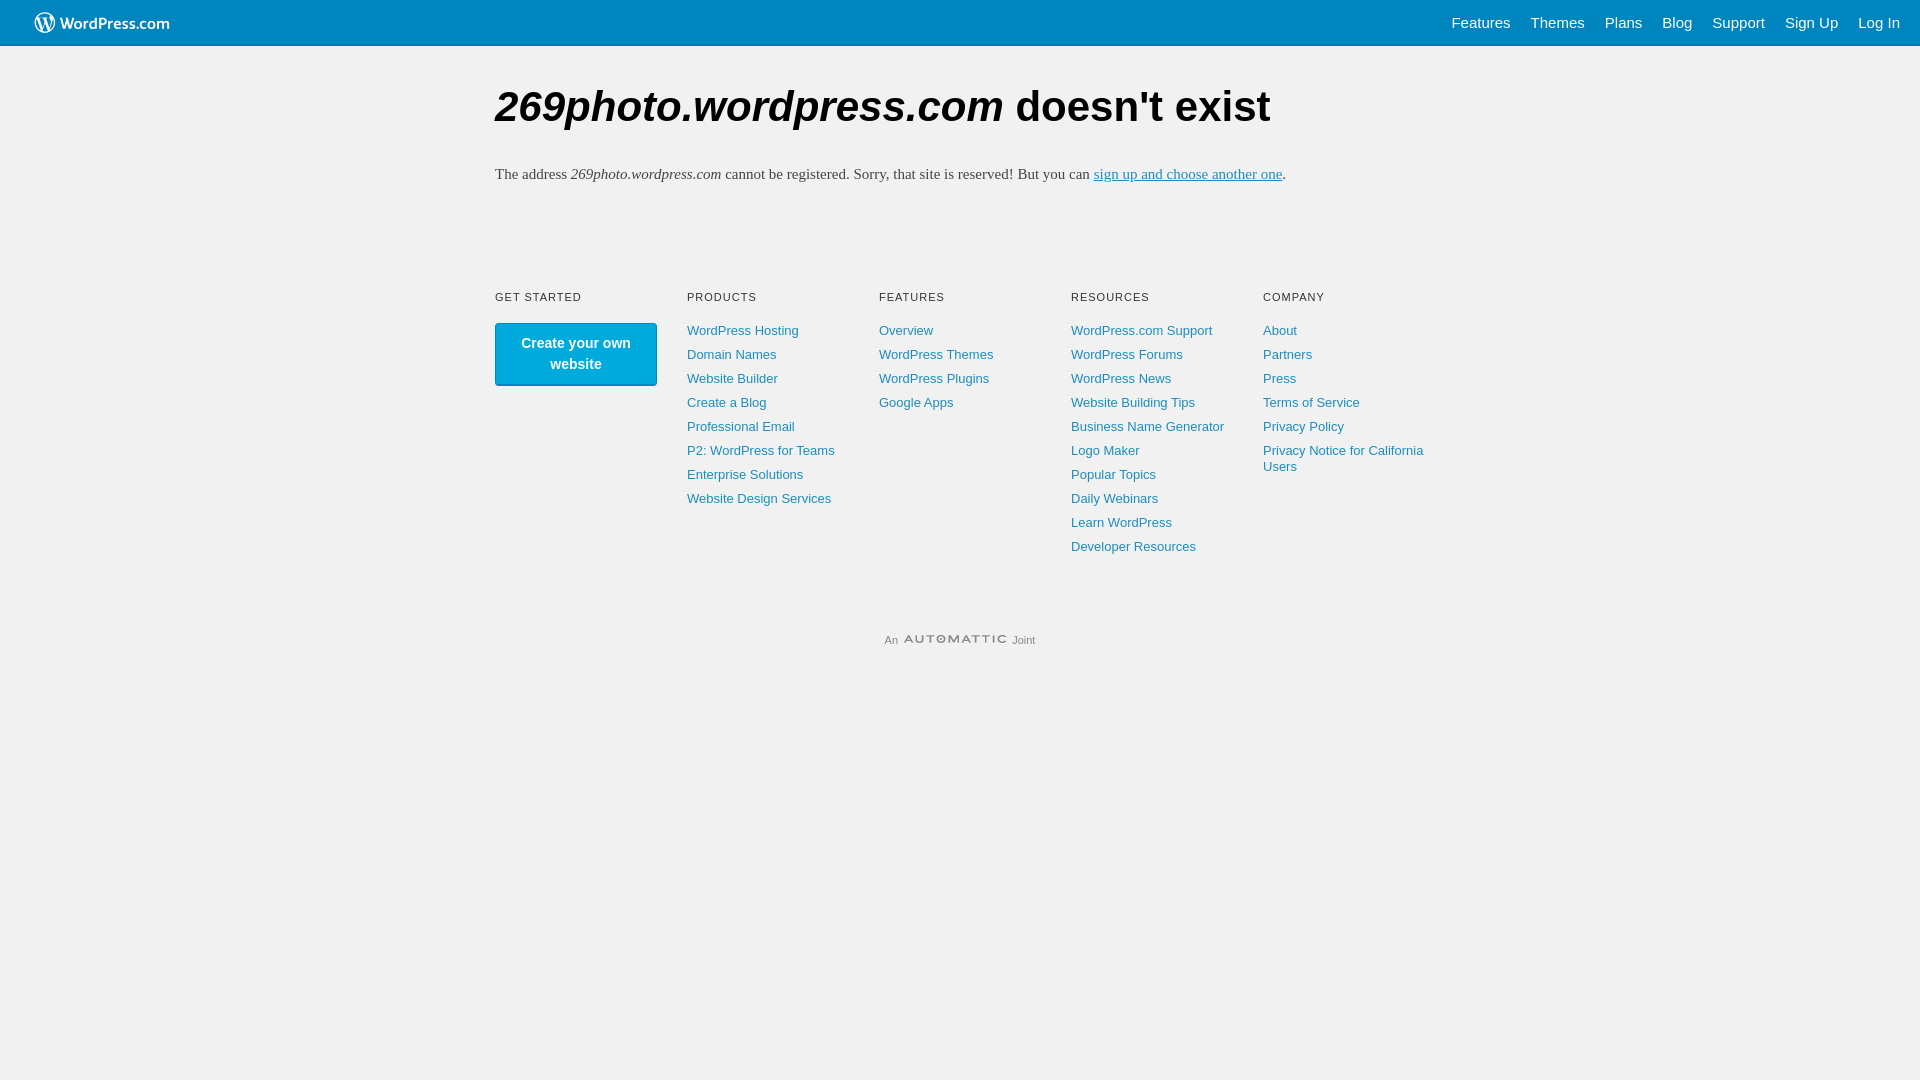 This screenshot has width=1920, height=1080. Describe the element at coordinates (1811, 23) in the screenshot. I see `'Sign Up'` at that location.